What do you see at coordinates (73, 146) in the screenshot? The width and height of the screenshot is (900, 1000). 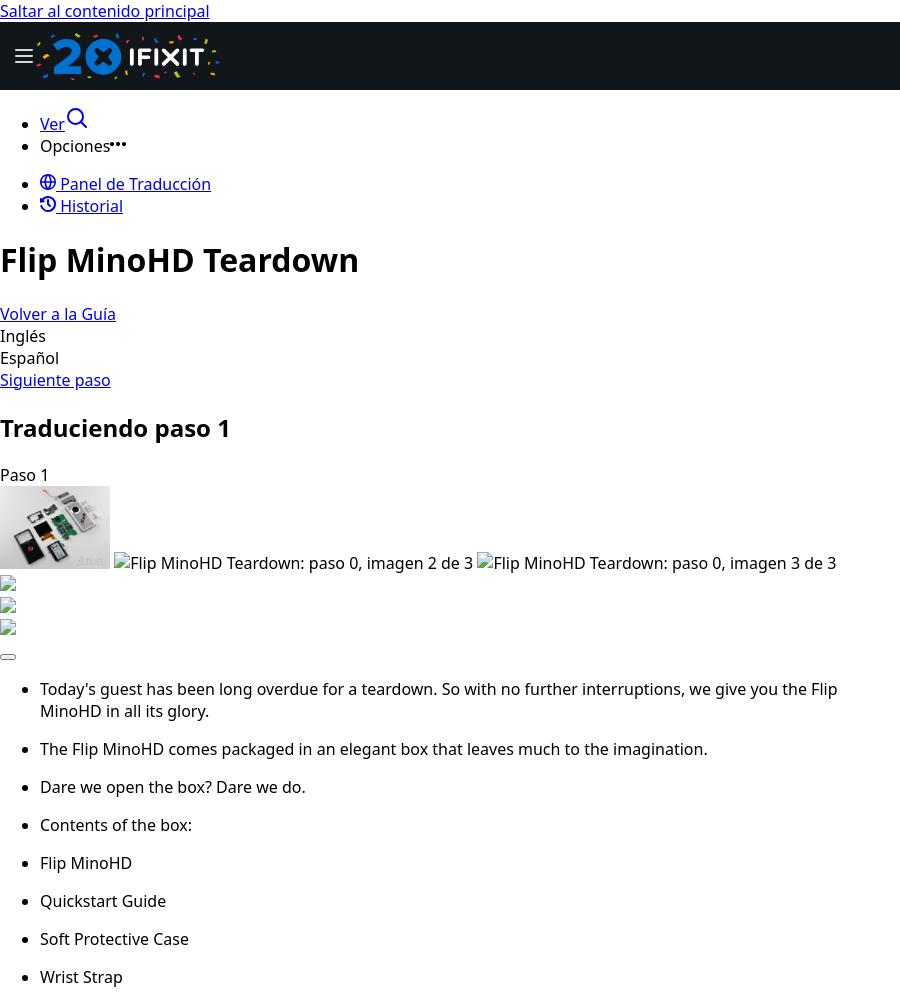 I see `'Opciones'` at bounding box center [73, 146].